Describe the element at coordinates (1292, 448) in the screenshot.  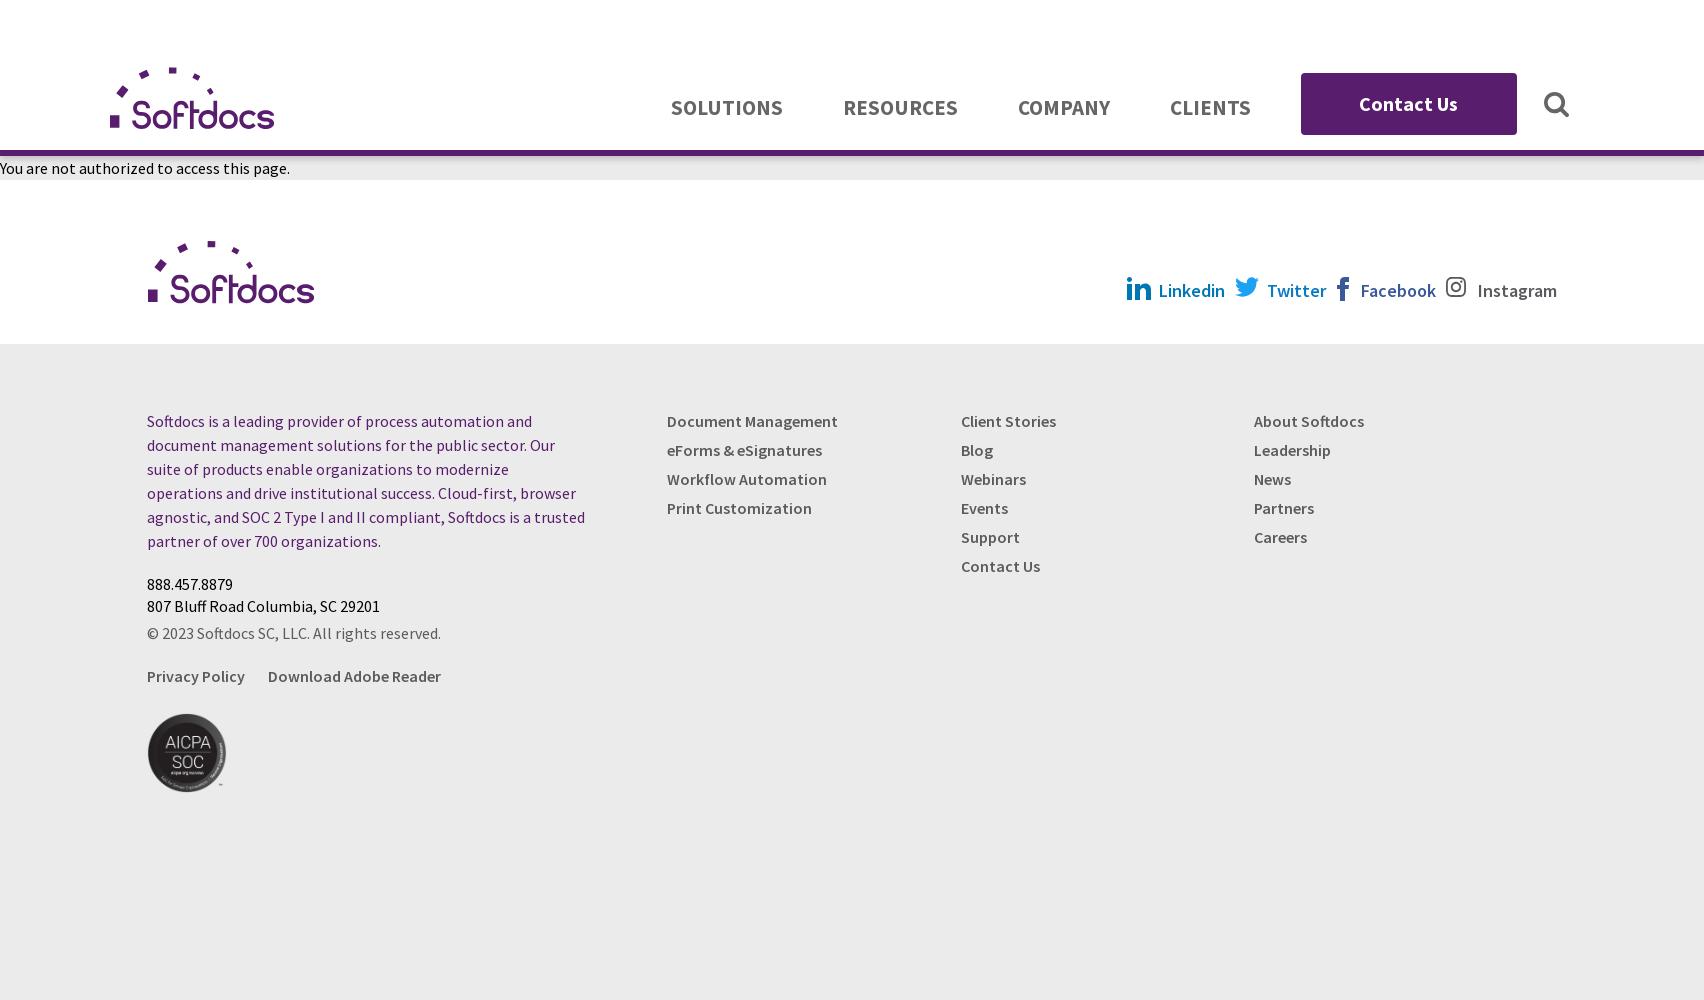
I see `'Leadership'` at that location.